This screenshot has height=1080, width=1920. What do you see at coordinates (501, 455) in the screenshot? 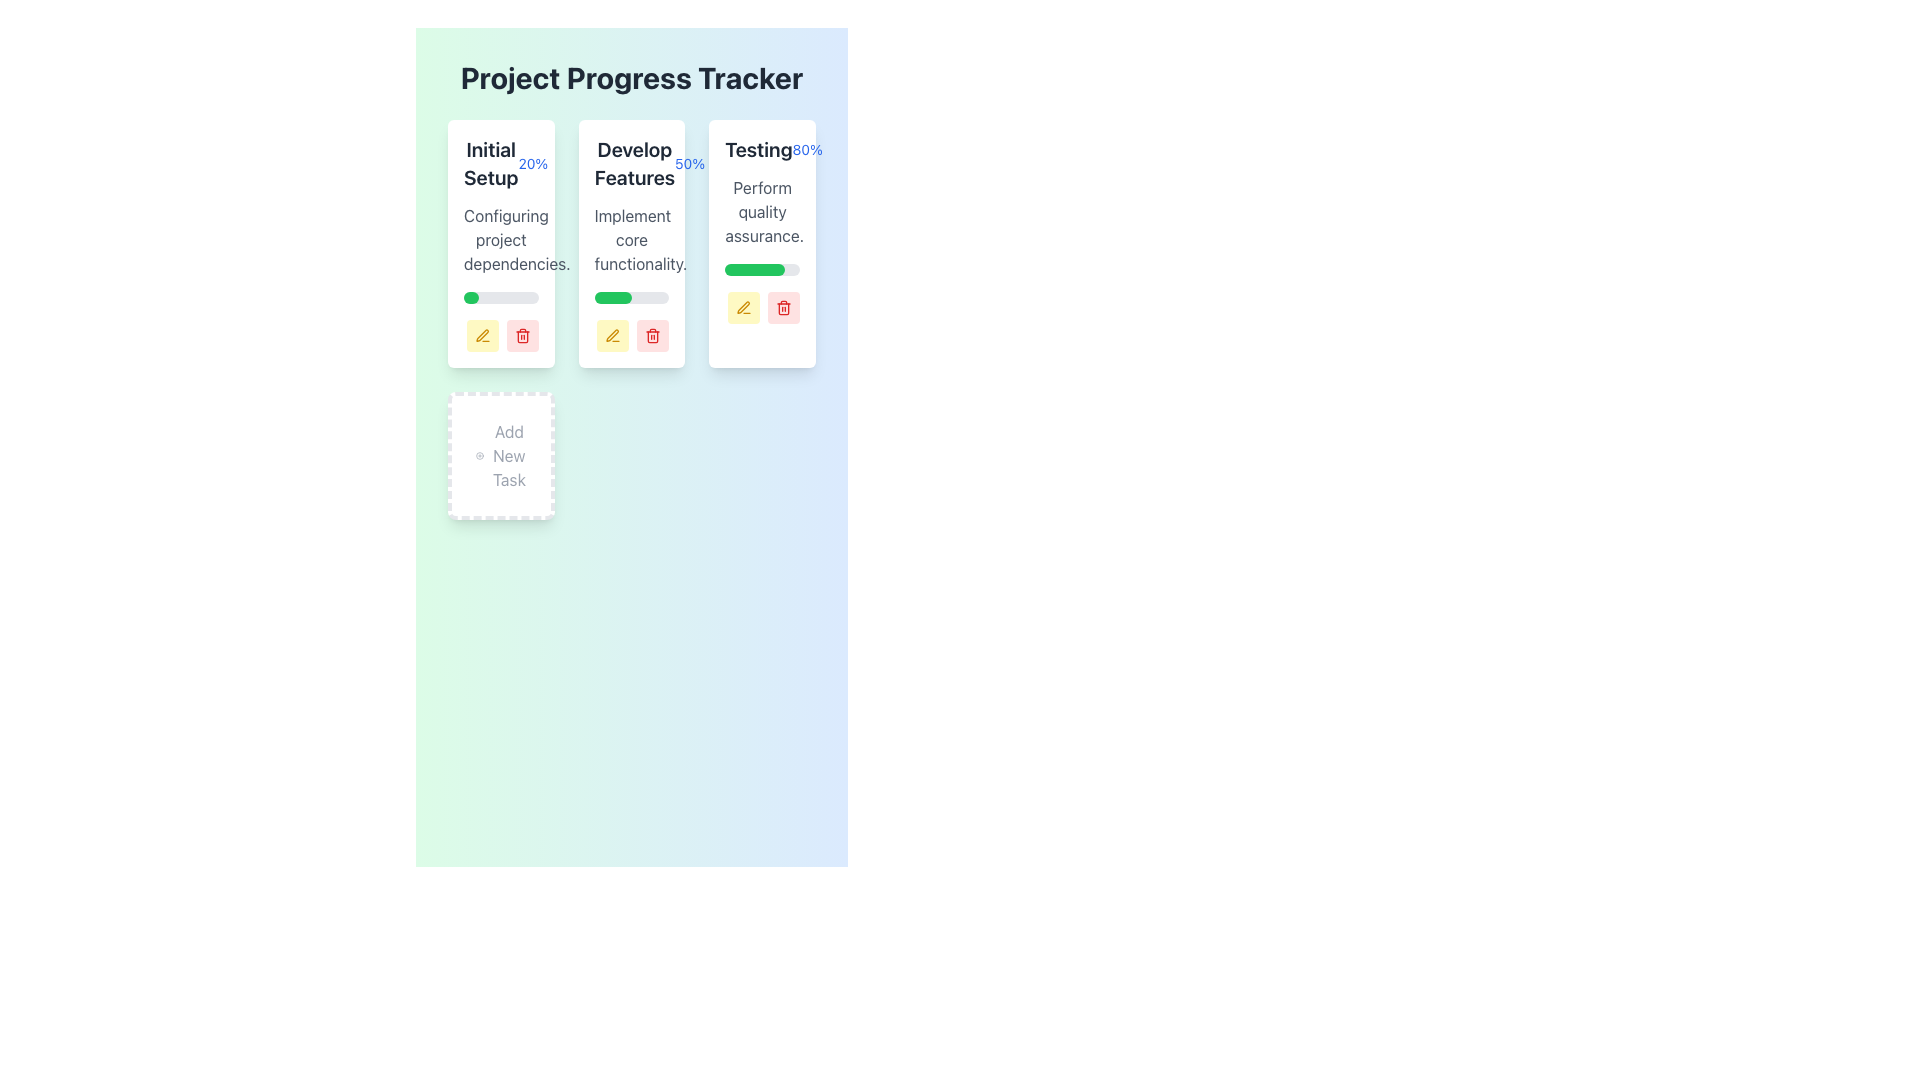
I see `the 'Add New Task' button, which is a rectangle with rounded corners, white and dashed border, containing the text 'Add New Task' and a circular plus icon above it` at bounding box center [501, 455].